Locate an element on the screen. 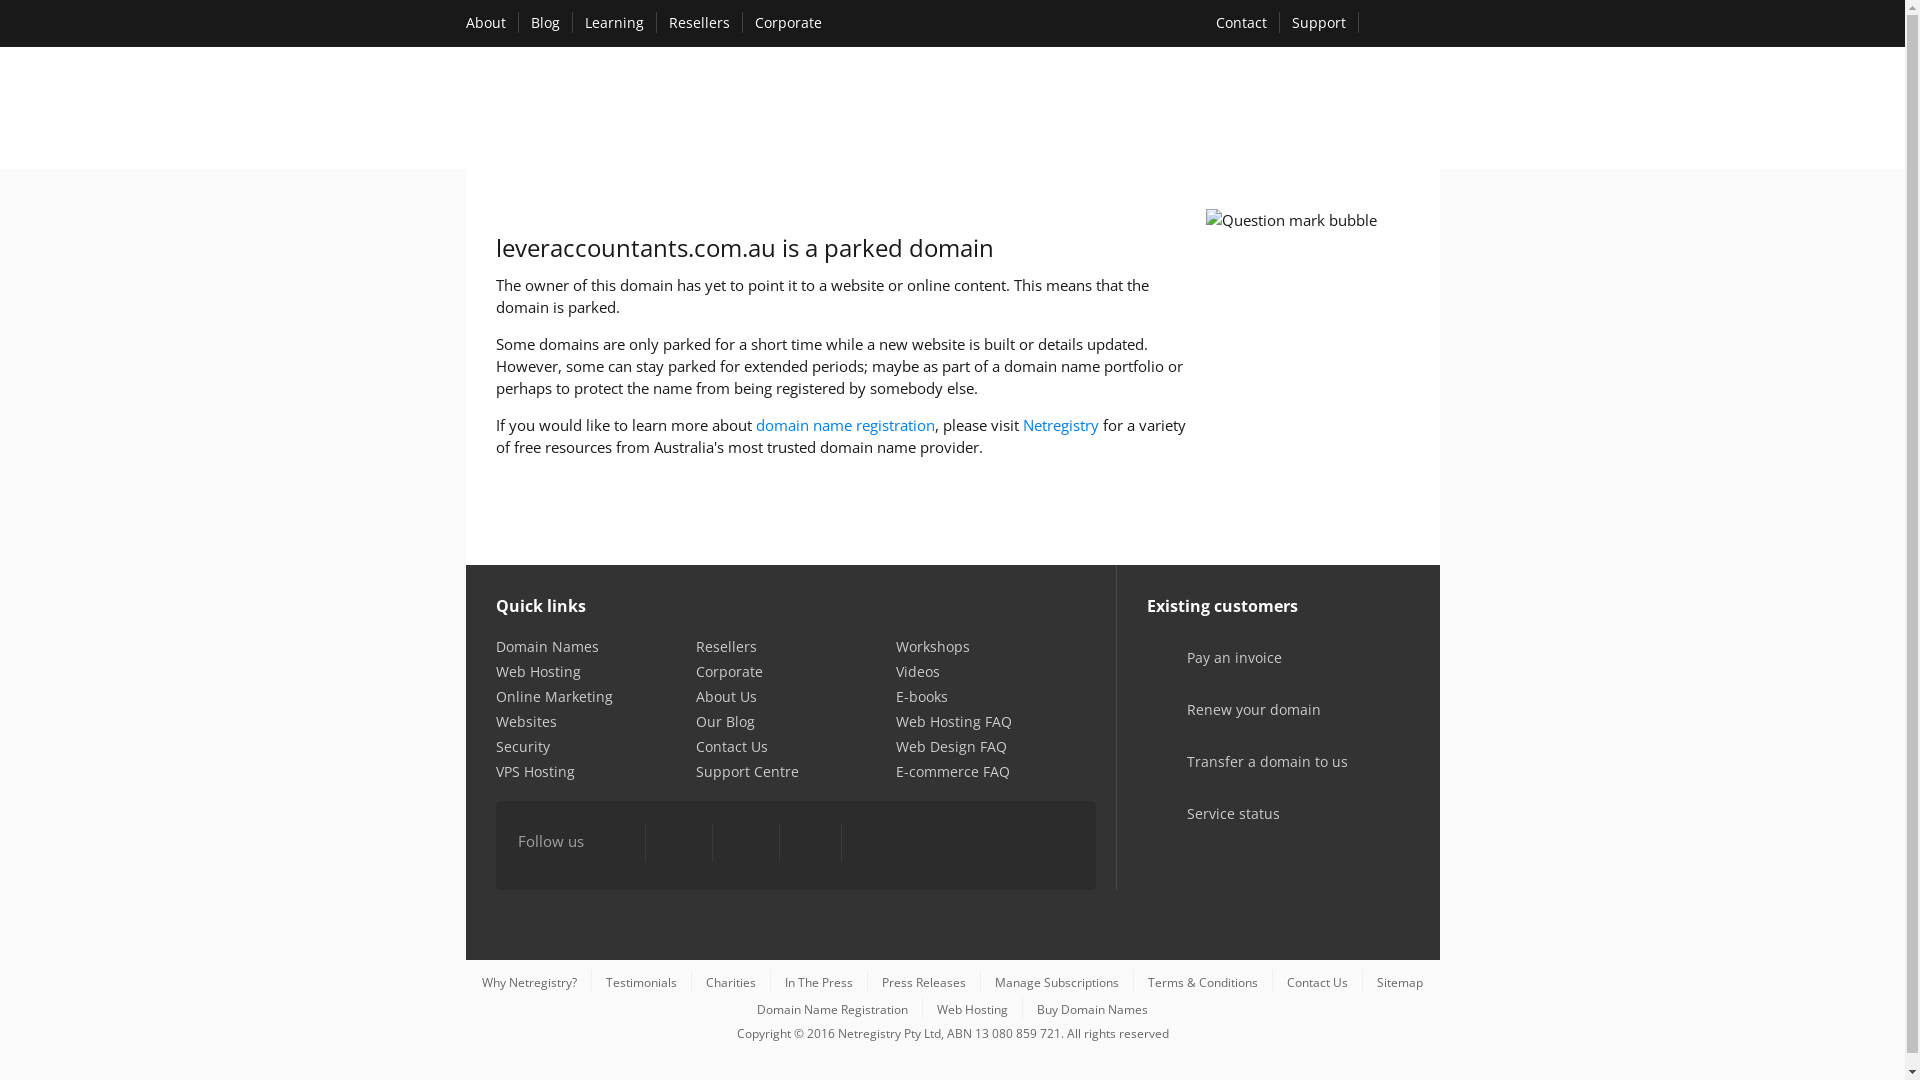 The width and height of the screenshot is (1920, 1080). 'Service status' is located at coordinates (1206, 827).